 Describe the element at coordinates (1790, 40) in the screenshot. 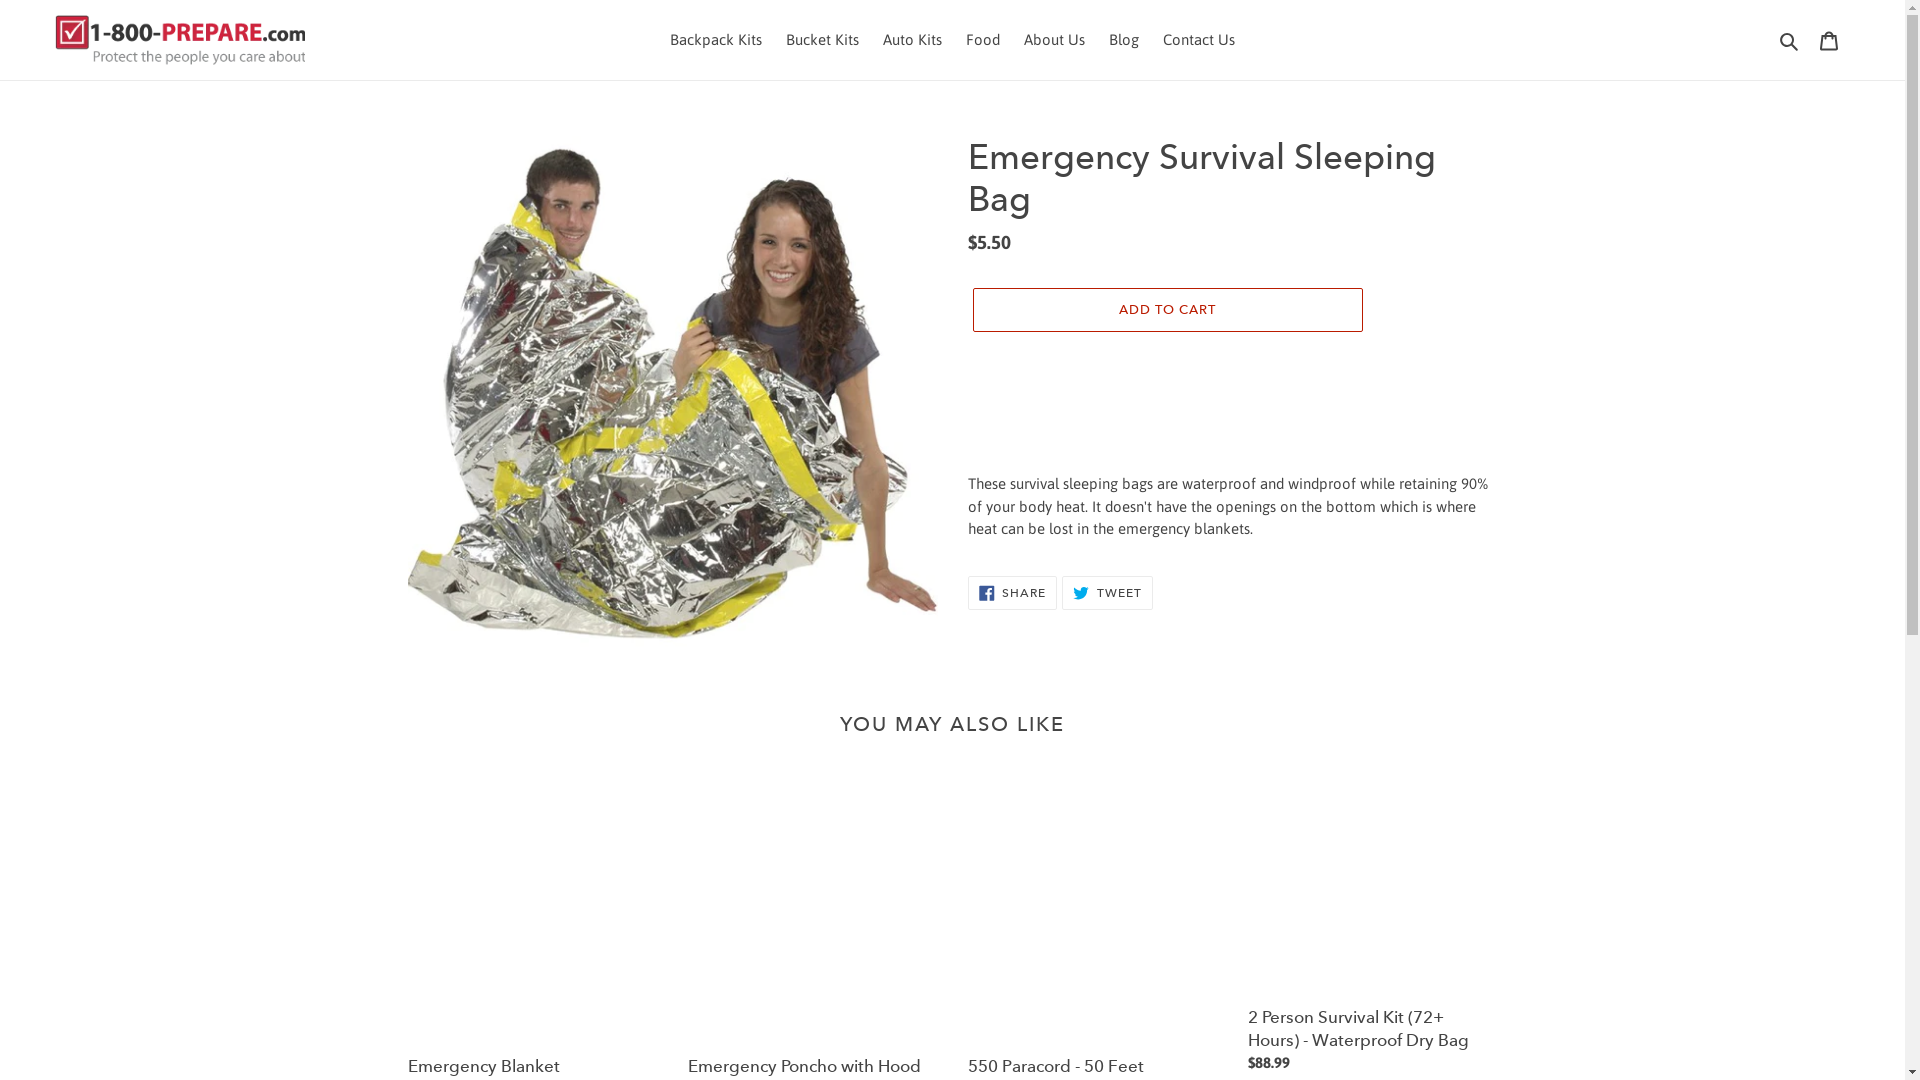

I see `'Search'` at that location.